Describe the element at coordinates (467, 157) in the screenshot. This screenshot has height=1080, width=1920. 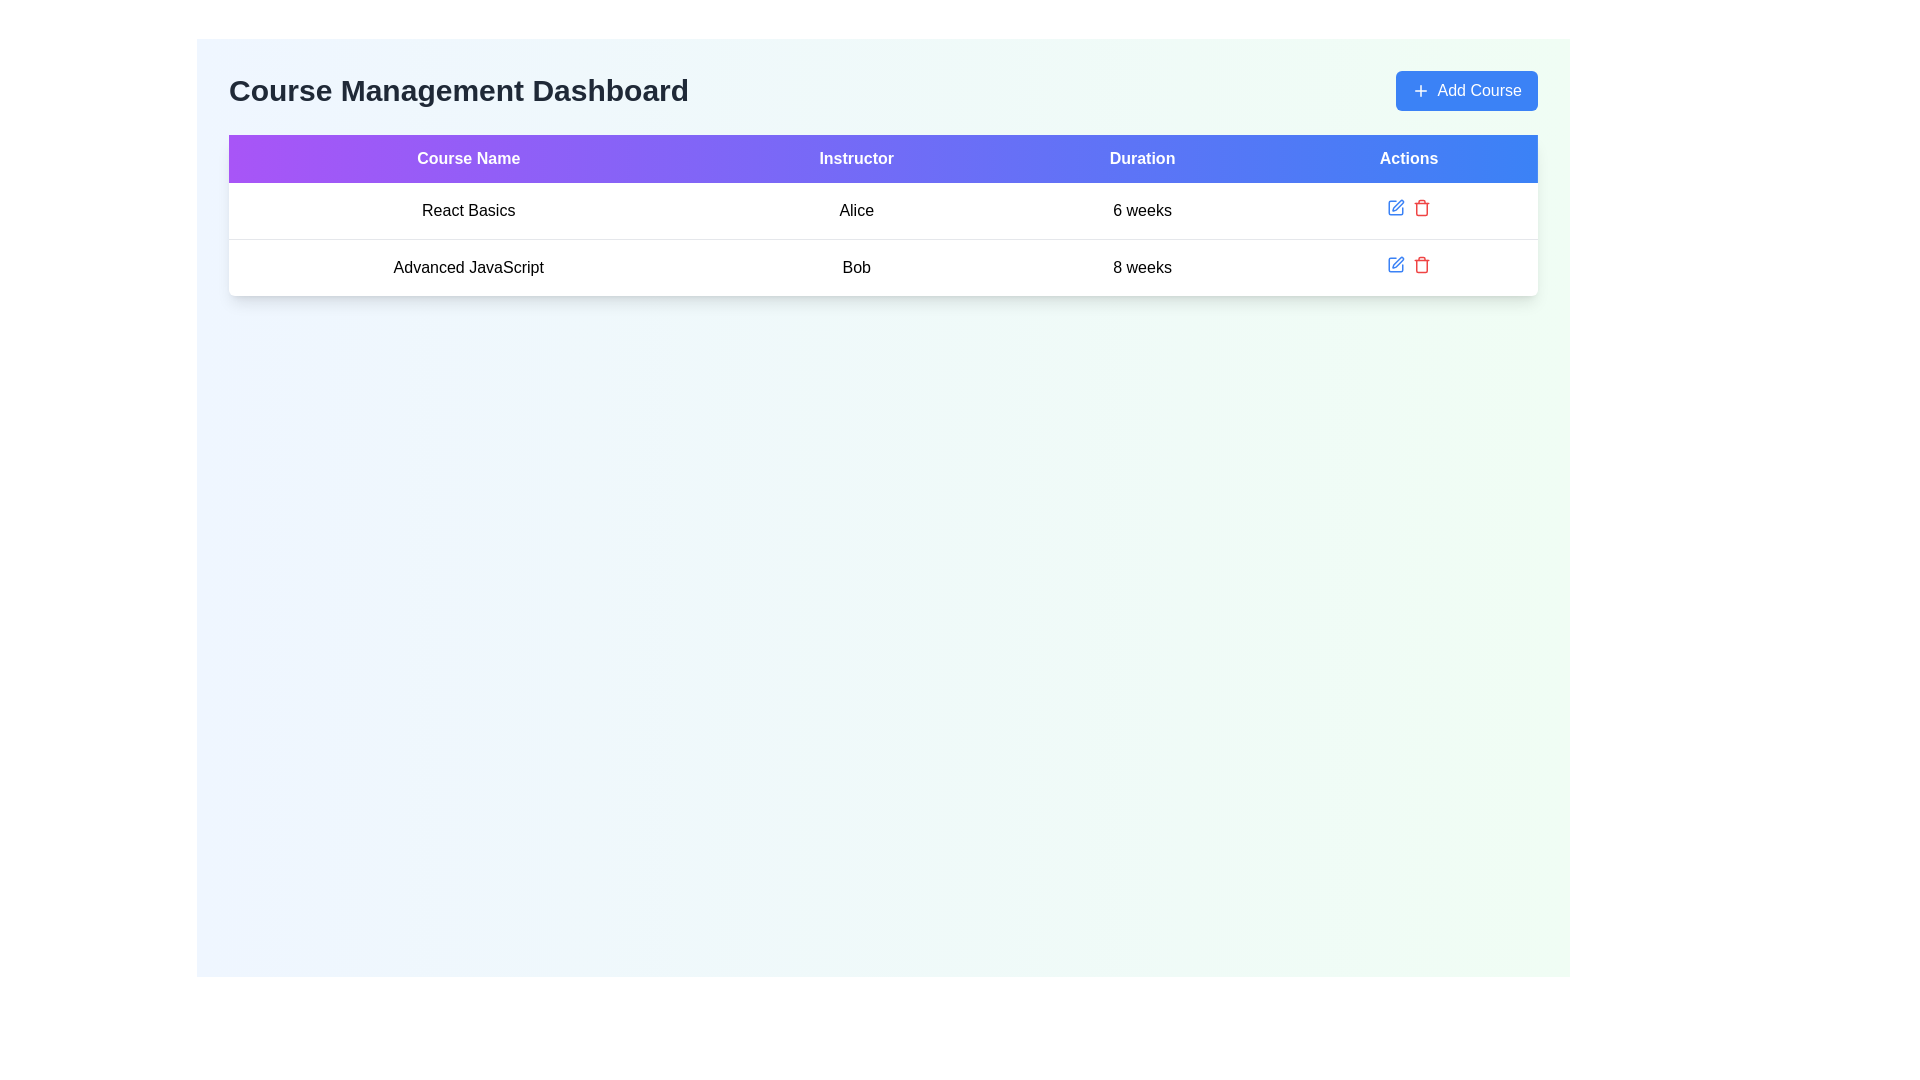
I see `the header label indicating 'Course Name' in the top-left of the header row containing 'Instructor,' 'Duration,' and 'Actions'` at that location.